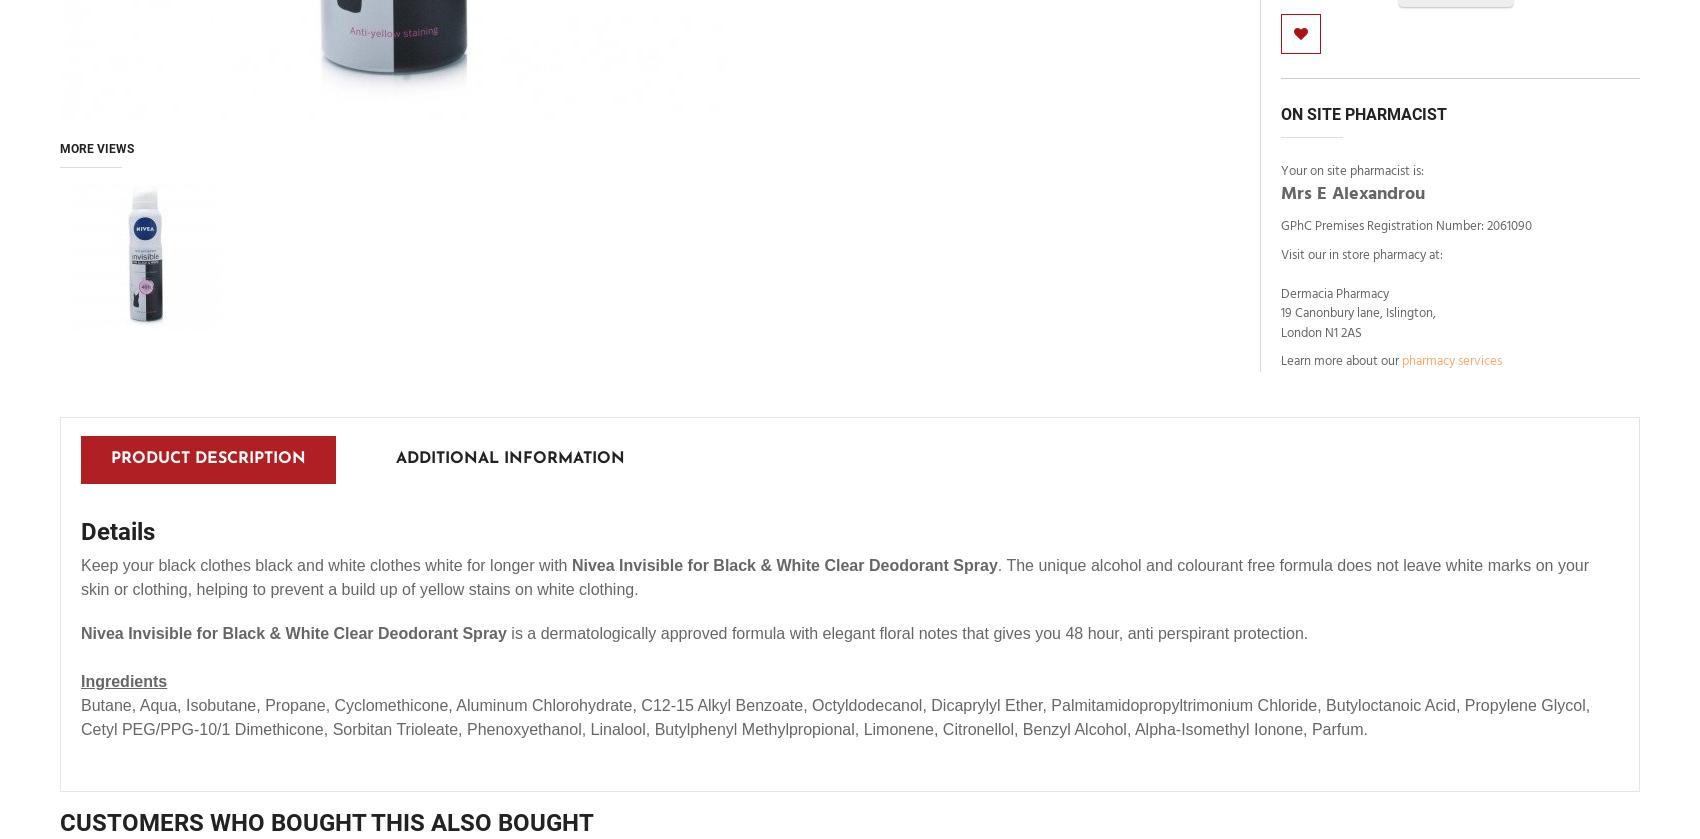 The width and height of the screenshot is (1700, 839). Describe the element at coordinates (1280, 226) in the screenshot. I see `'GPhC Premises Registration Number: 2061090'` at that location.